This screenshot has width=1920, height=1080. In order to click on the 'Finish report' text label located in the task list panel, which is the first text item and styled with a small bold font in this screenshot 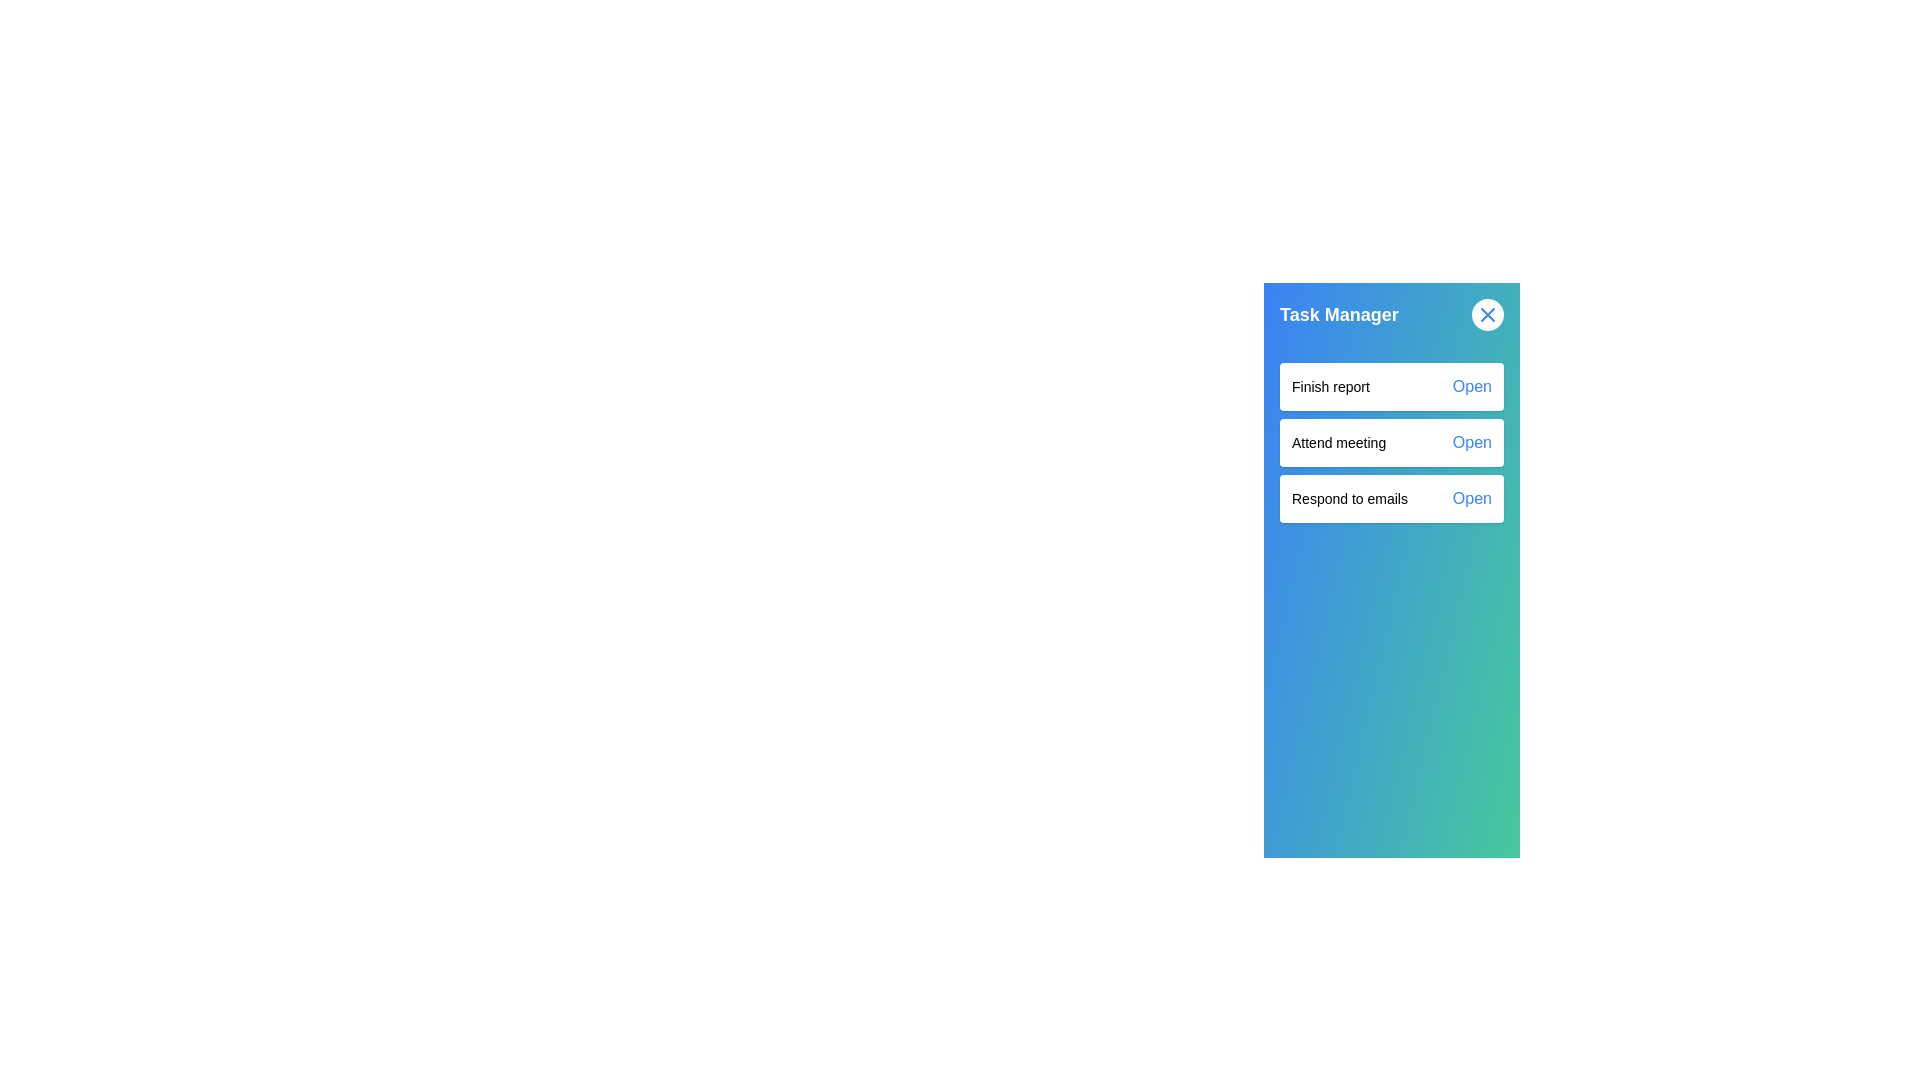, I will do `click(1330, 386)`.